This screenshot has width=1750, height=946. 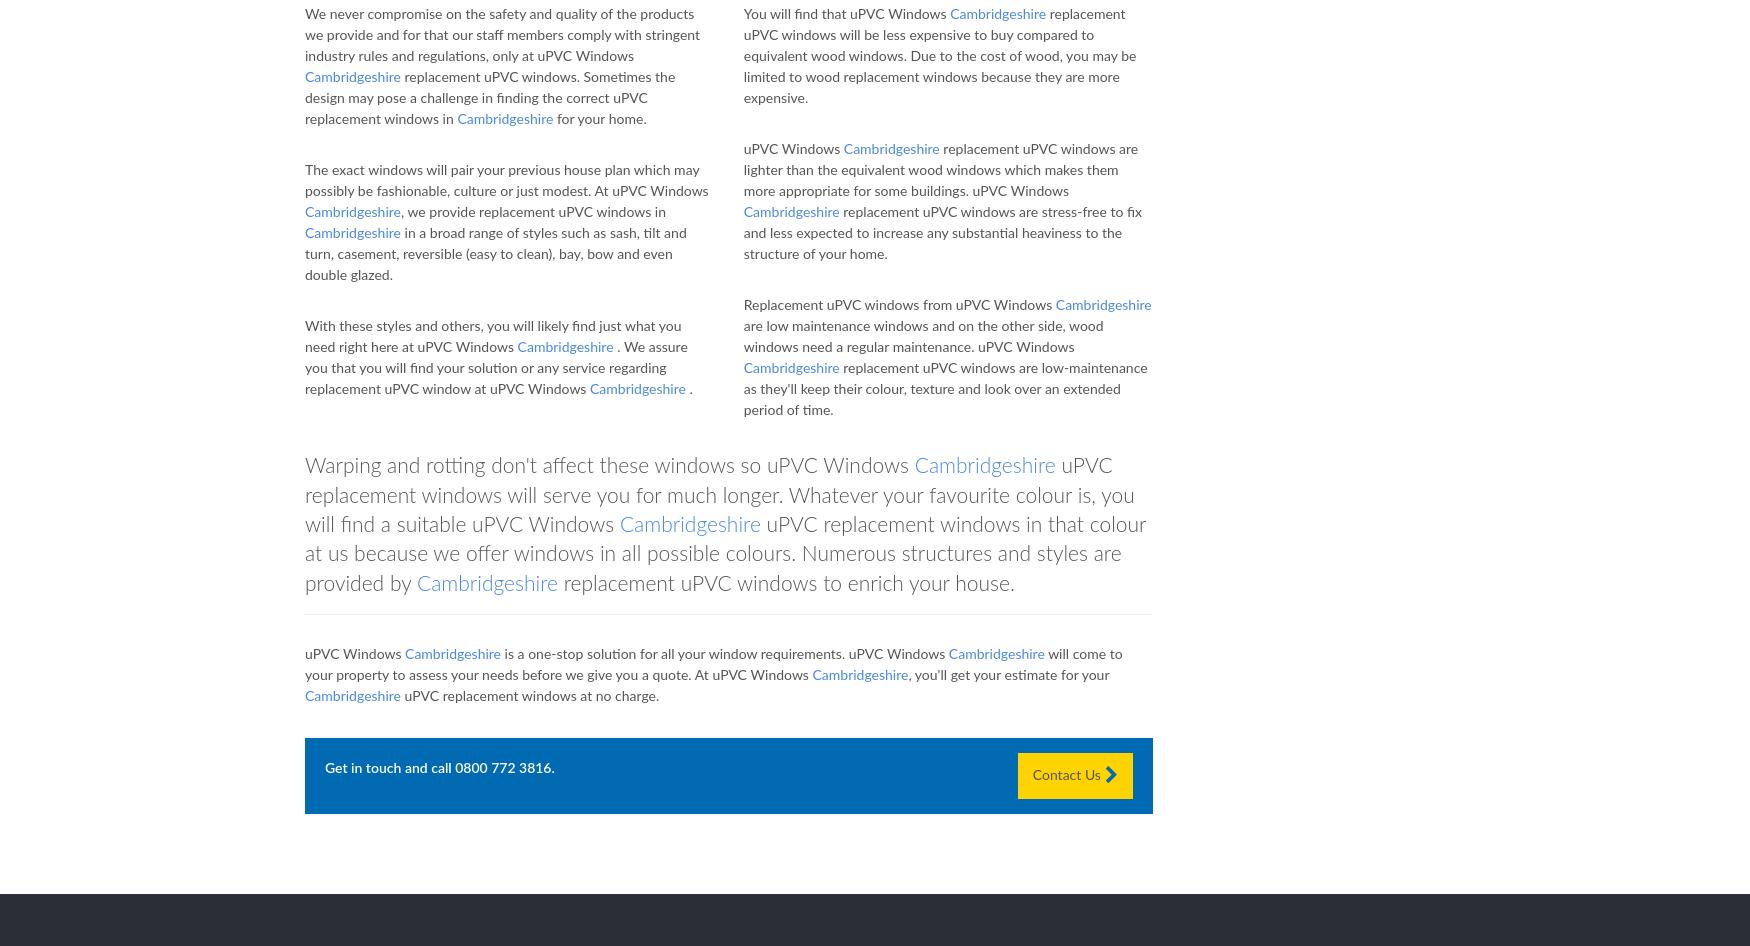 What do you see at coordinates (304, 36) in the screenshot?
I see `'We never compromise on the safety and quality of the products we provide and for that our staff members comply with stringent industry rules and regulations, only at uPVC Windows'` at bounding box center [304, 36].